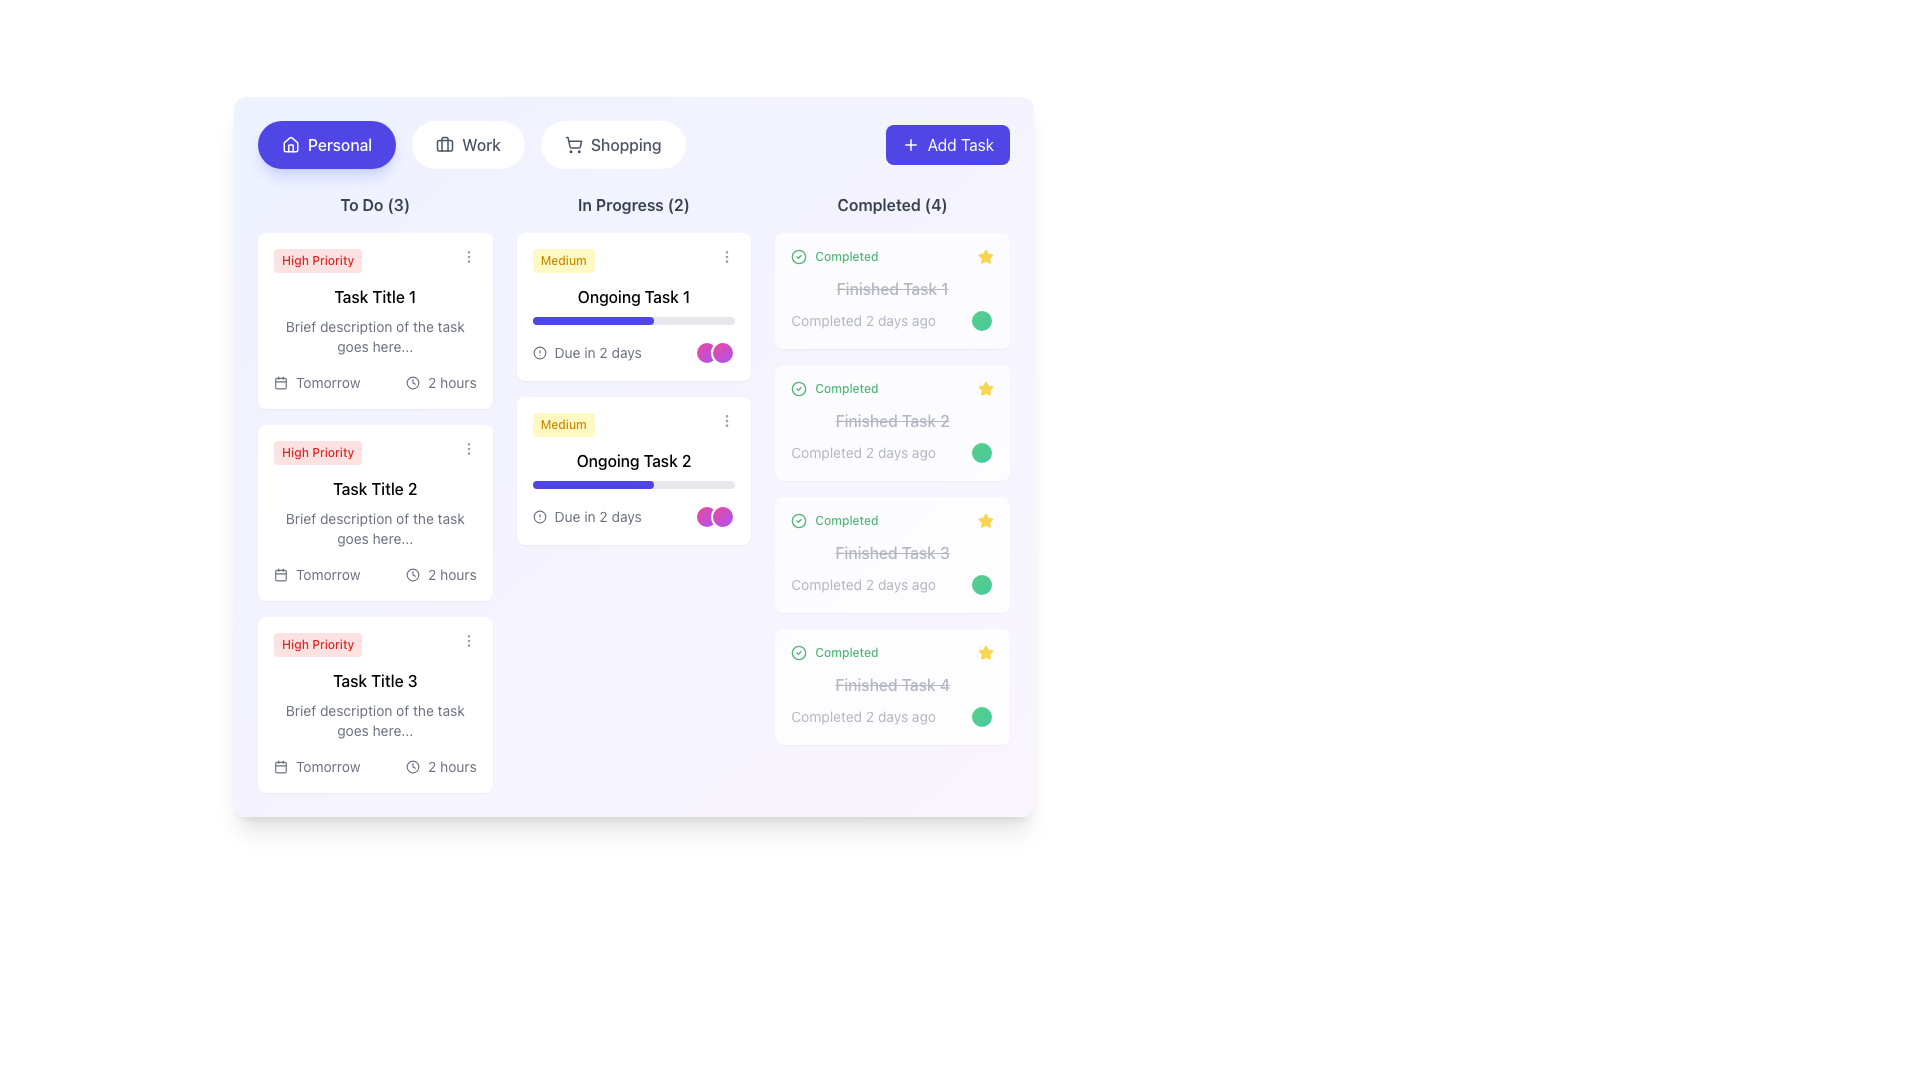 The height and width of the screenshot is (1080, 1920). I want to click on the text label indicating the due date of 'Ongoing Task 1' in the 'In Progress' section to interact with the associated icons, so click(632, 352).